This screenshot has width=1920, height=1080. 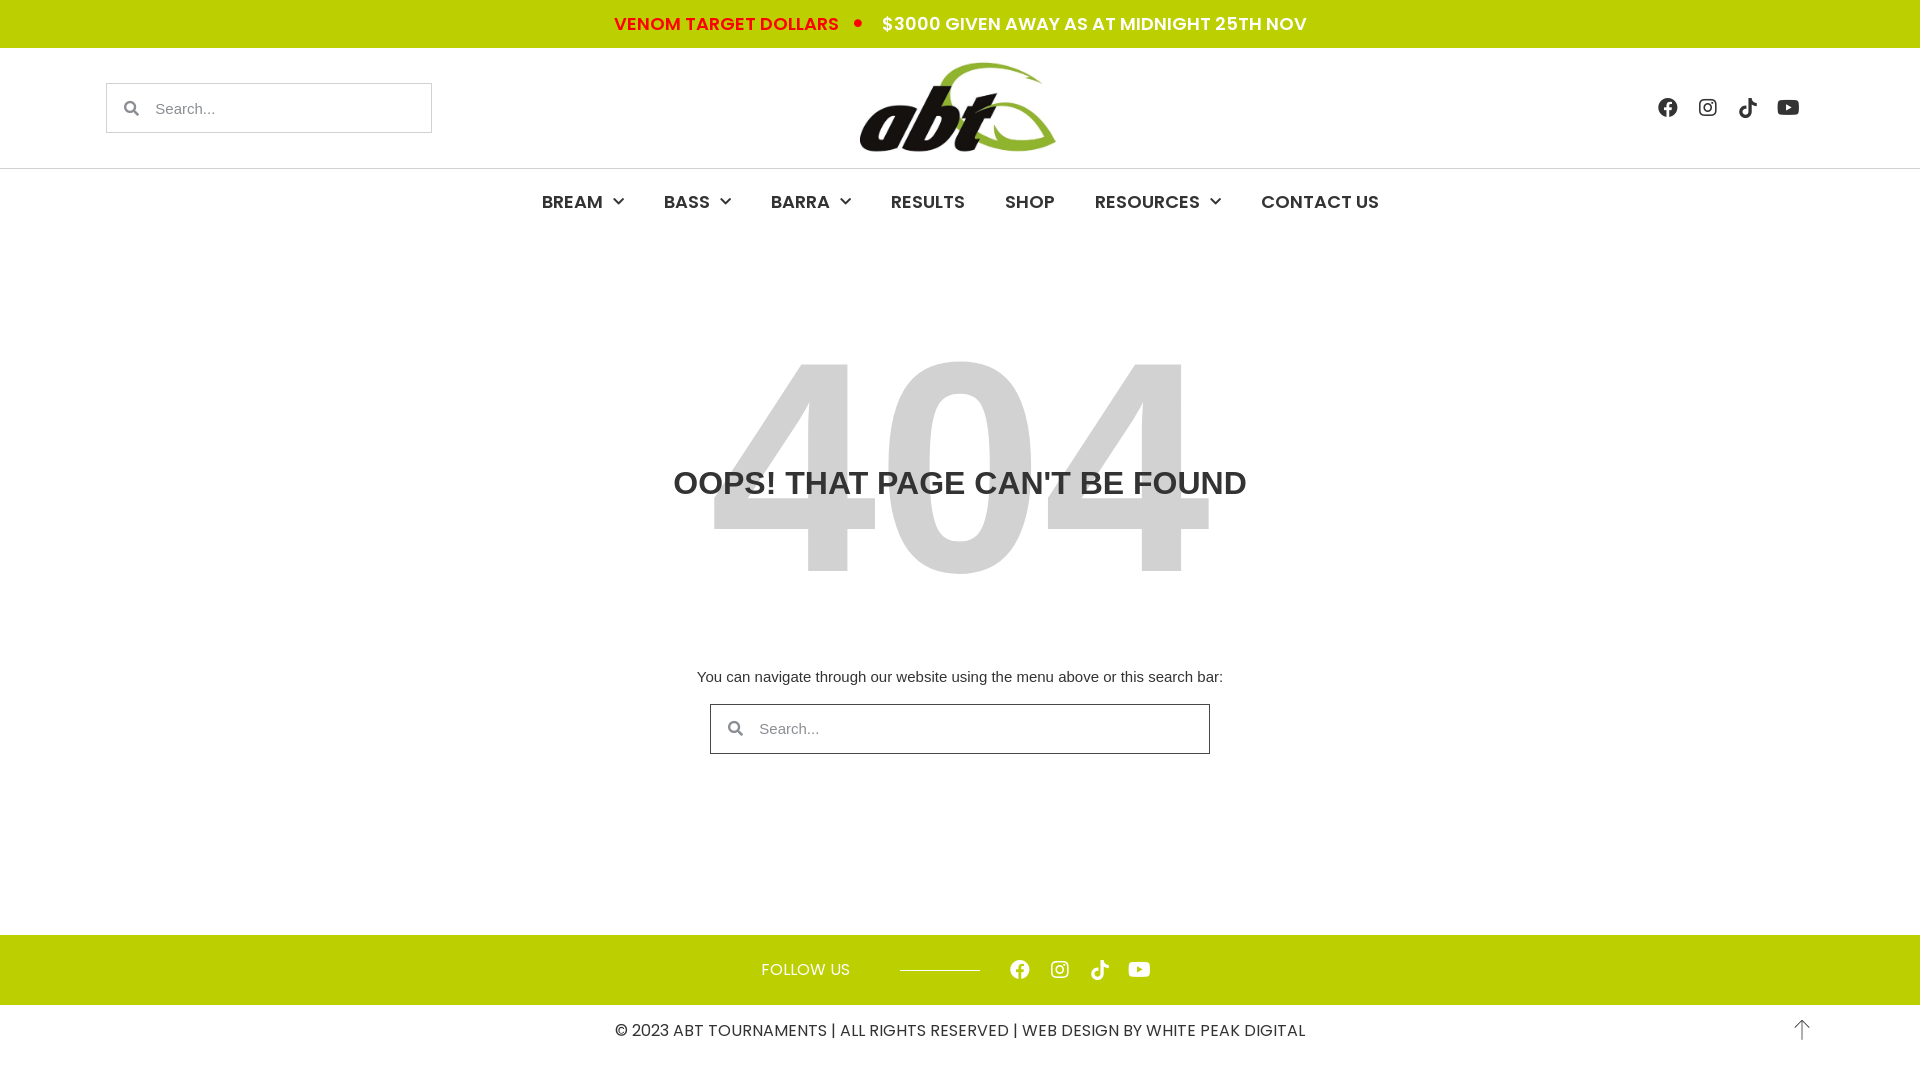 What do you see at coordinates (1028, 201) in the screenshot?
I see `'SHOP'` at bounding box center [1028, 201].